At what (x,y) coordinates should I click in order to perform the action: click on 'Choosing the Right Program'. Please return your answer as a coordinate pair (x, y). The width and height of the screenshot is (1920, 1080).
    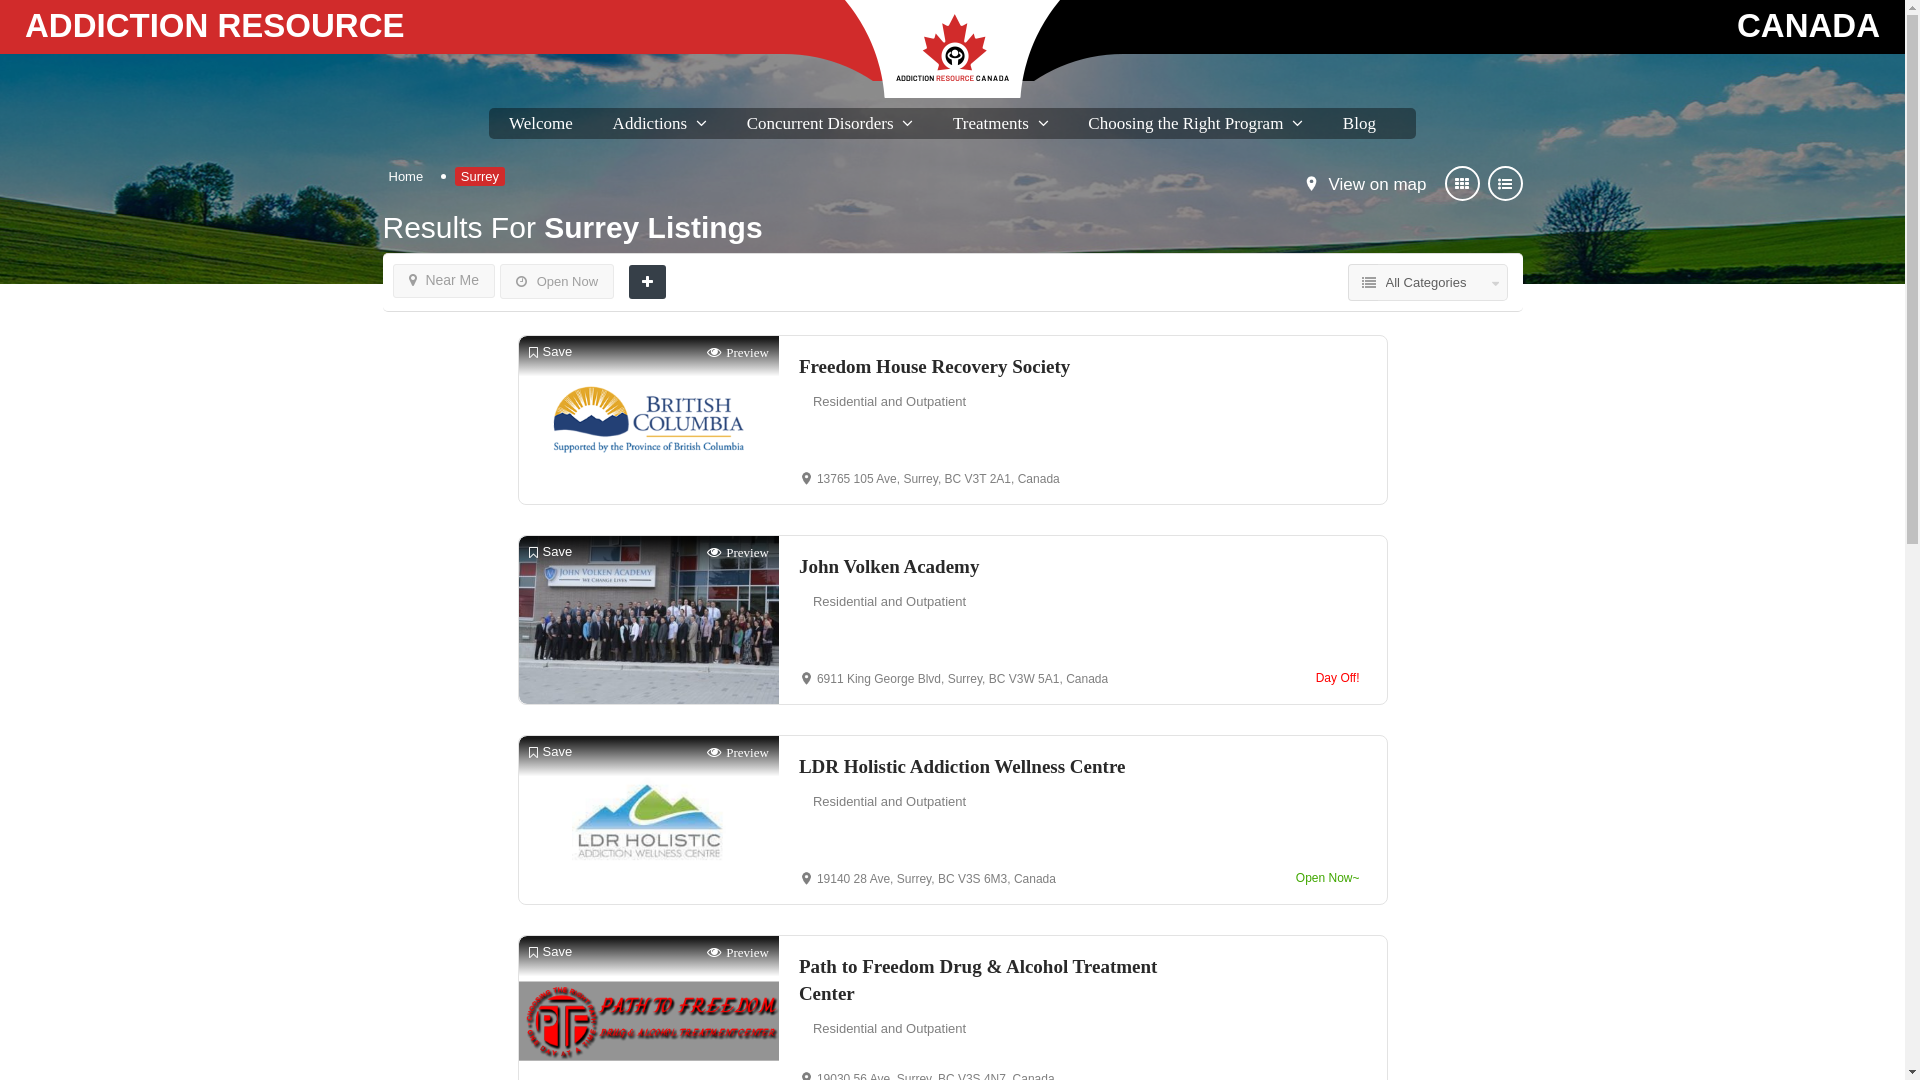
    Looking at the image, I should click on (1185, 123).